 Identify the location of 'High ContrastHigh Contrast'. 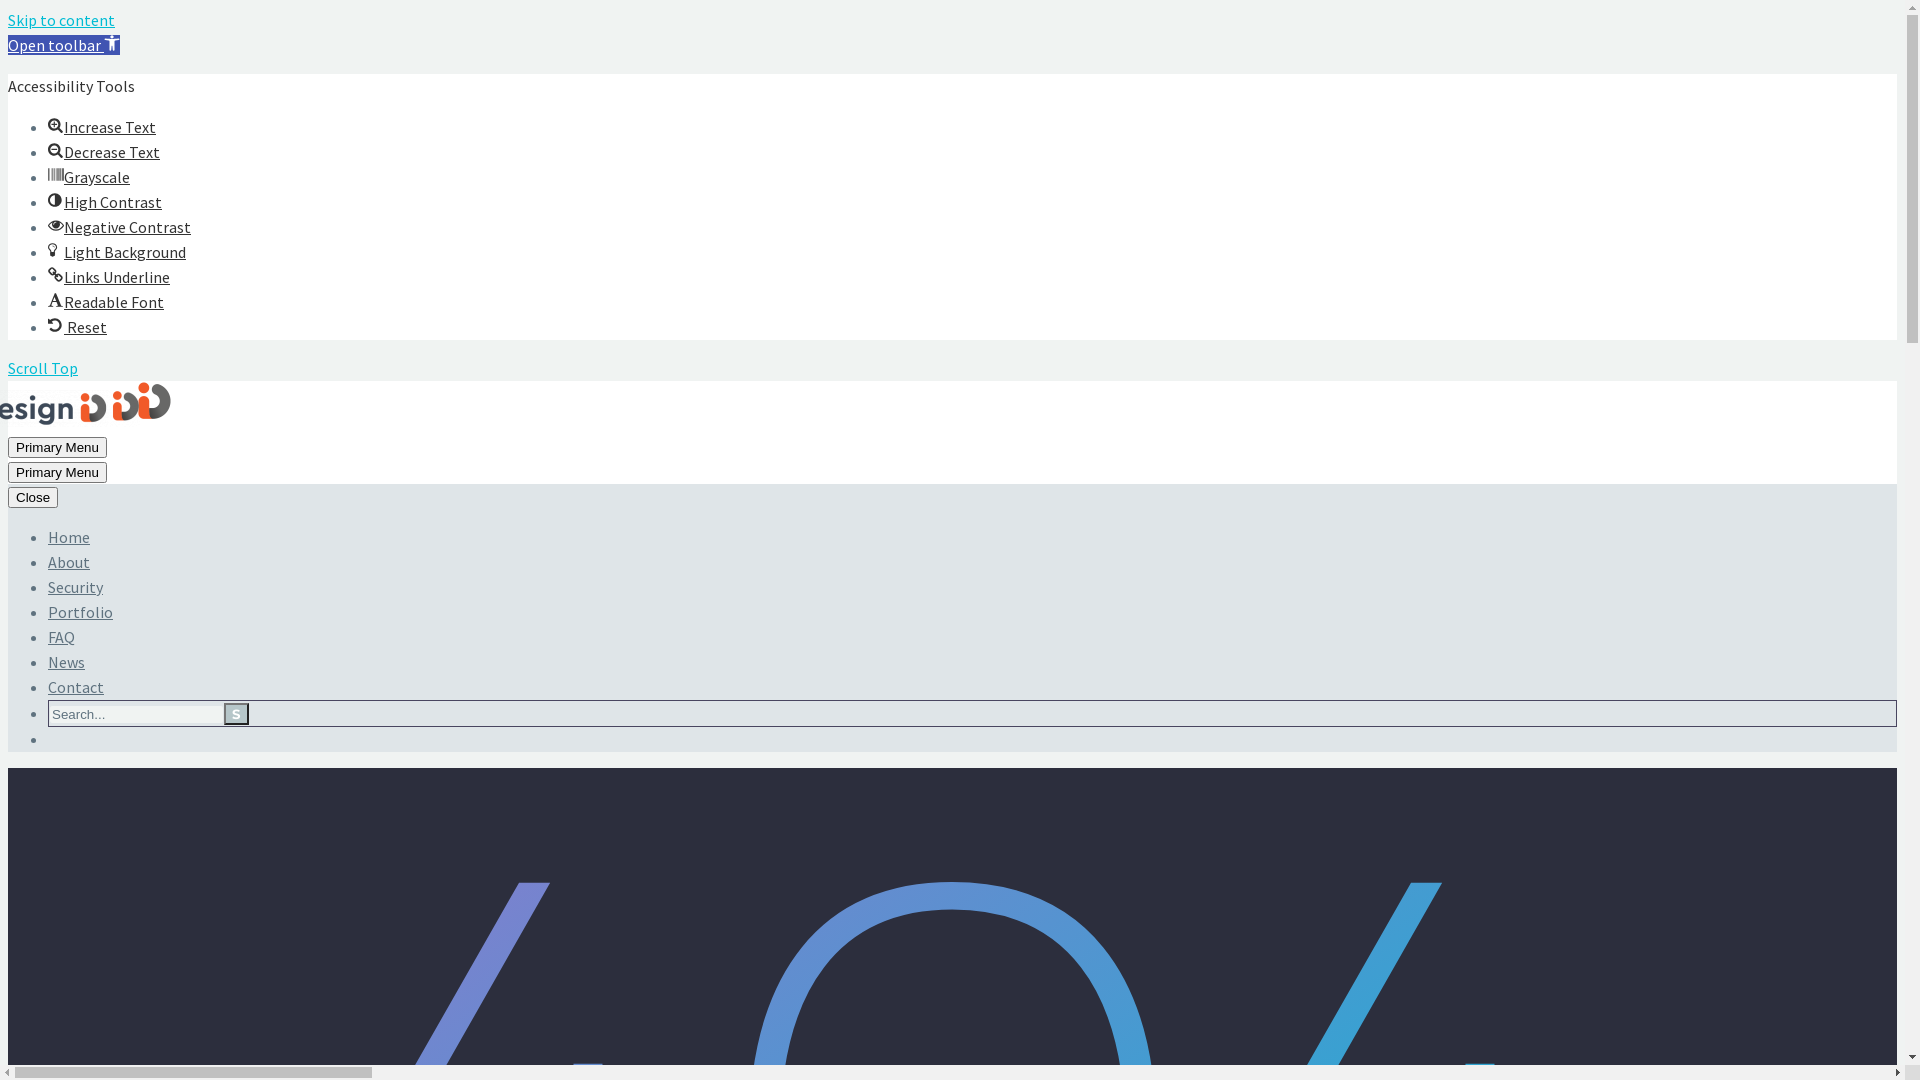
(104, 201).